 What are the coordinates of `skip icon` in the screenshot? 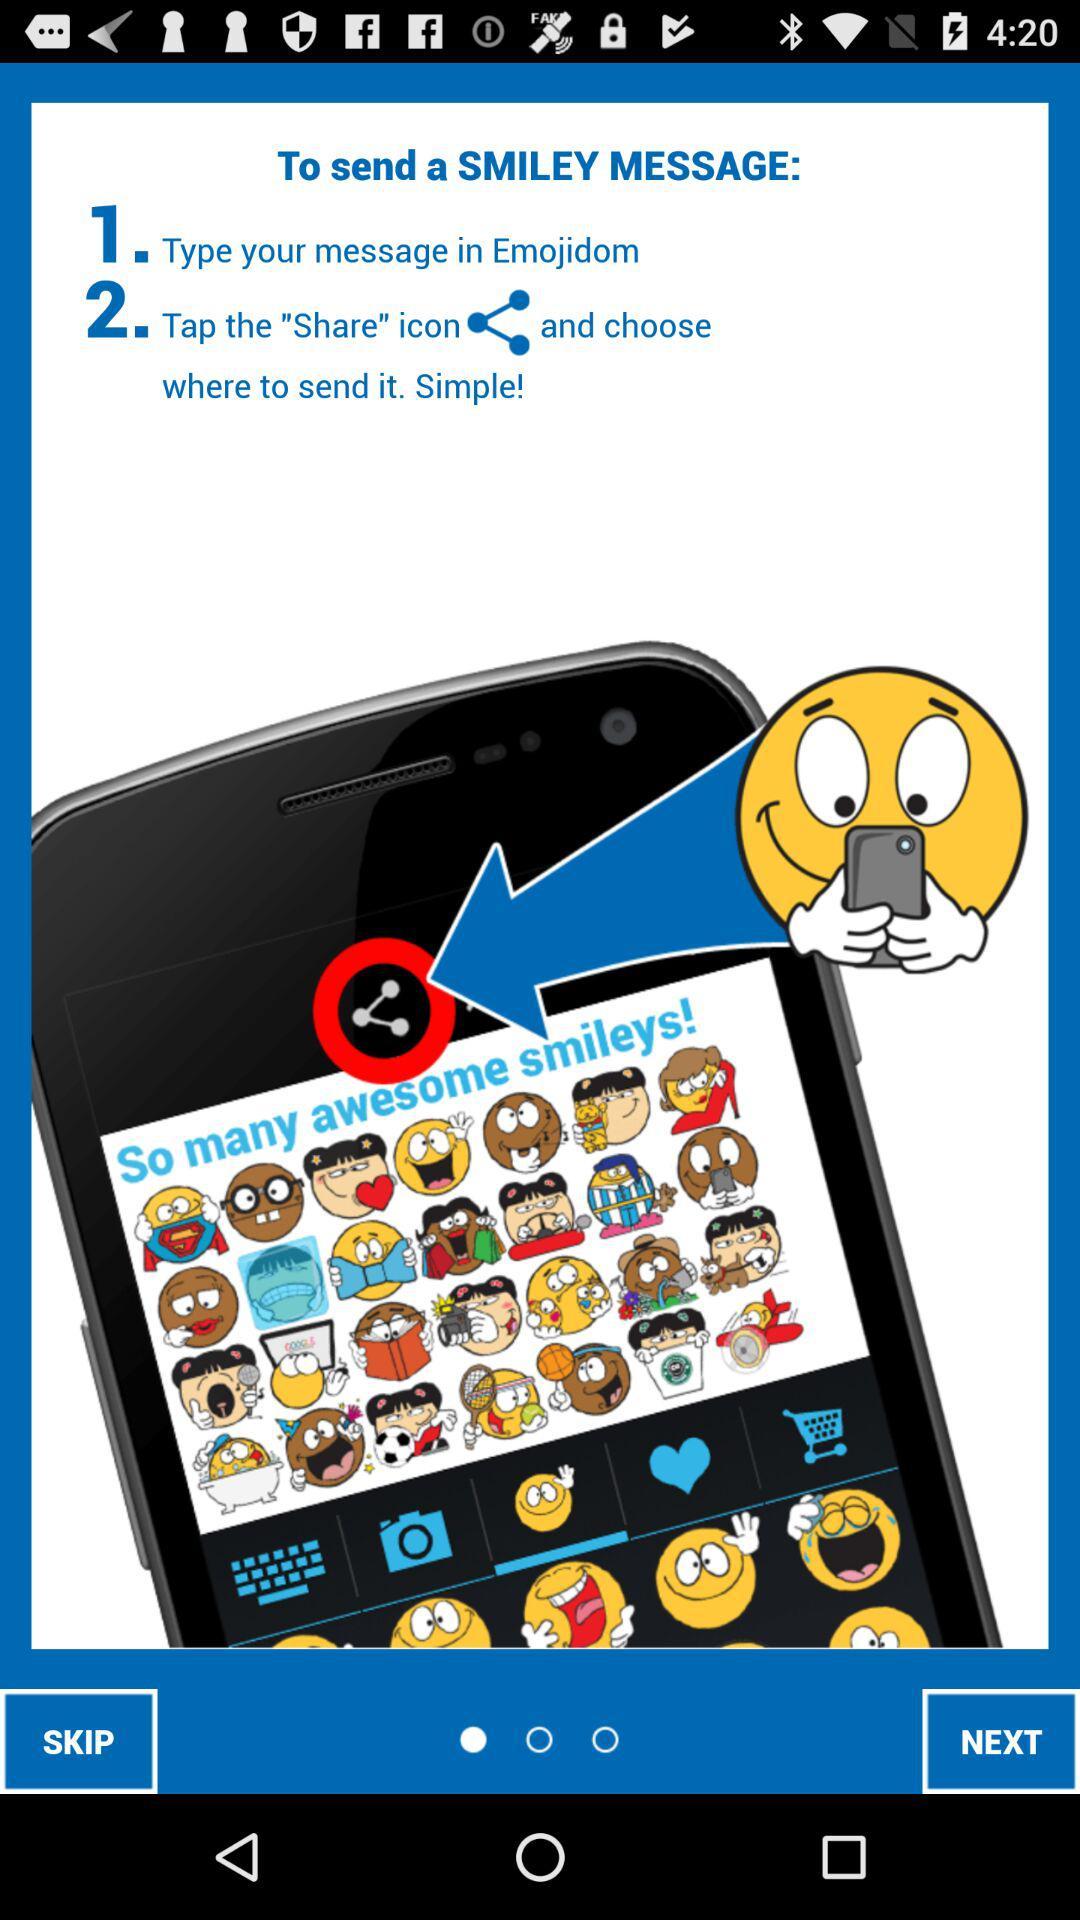 It's located at (77, 1740).